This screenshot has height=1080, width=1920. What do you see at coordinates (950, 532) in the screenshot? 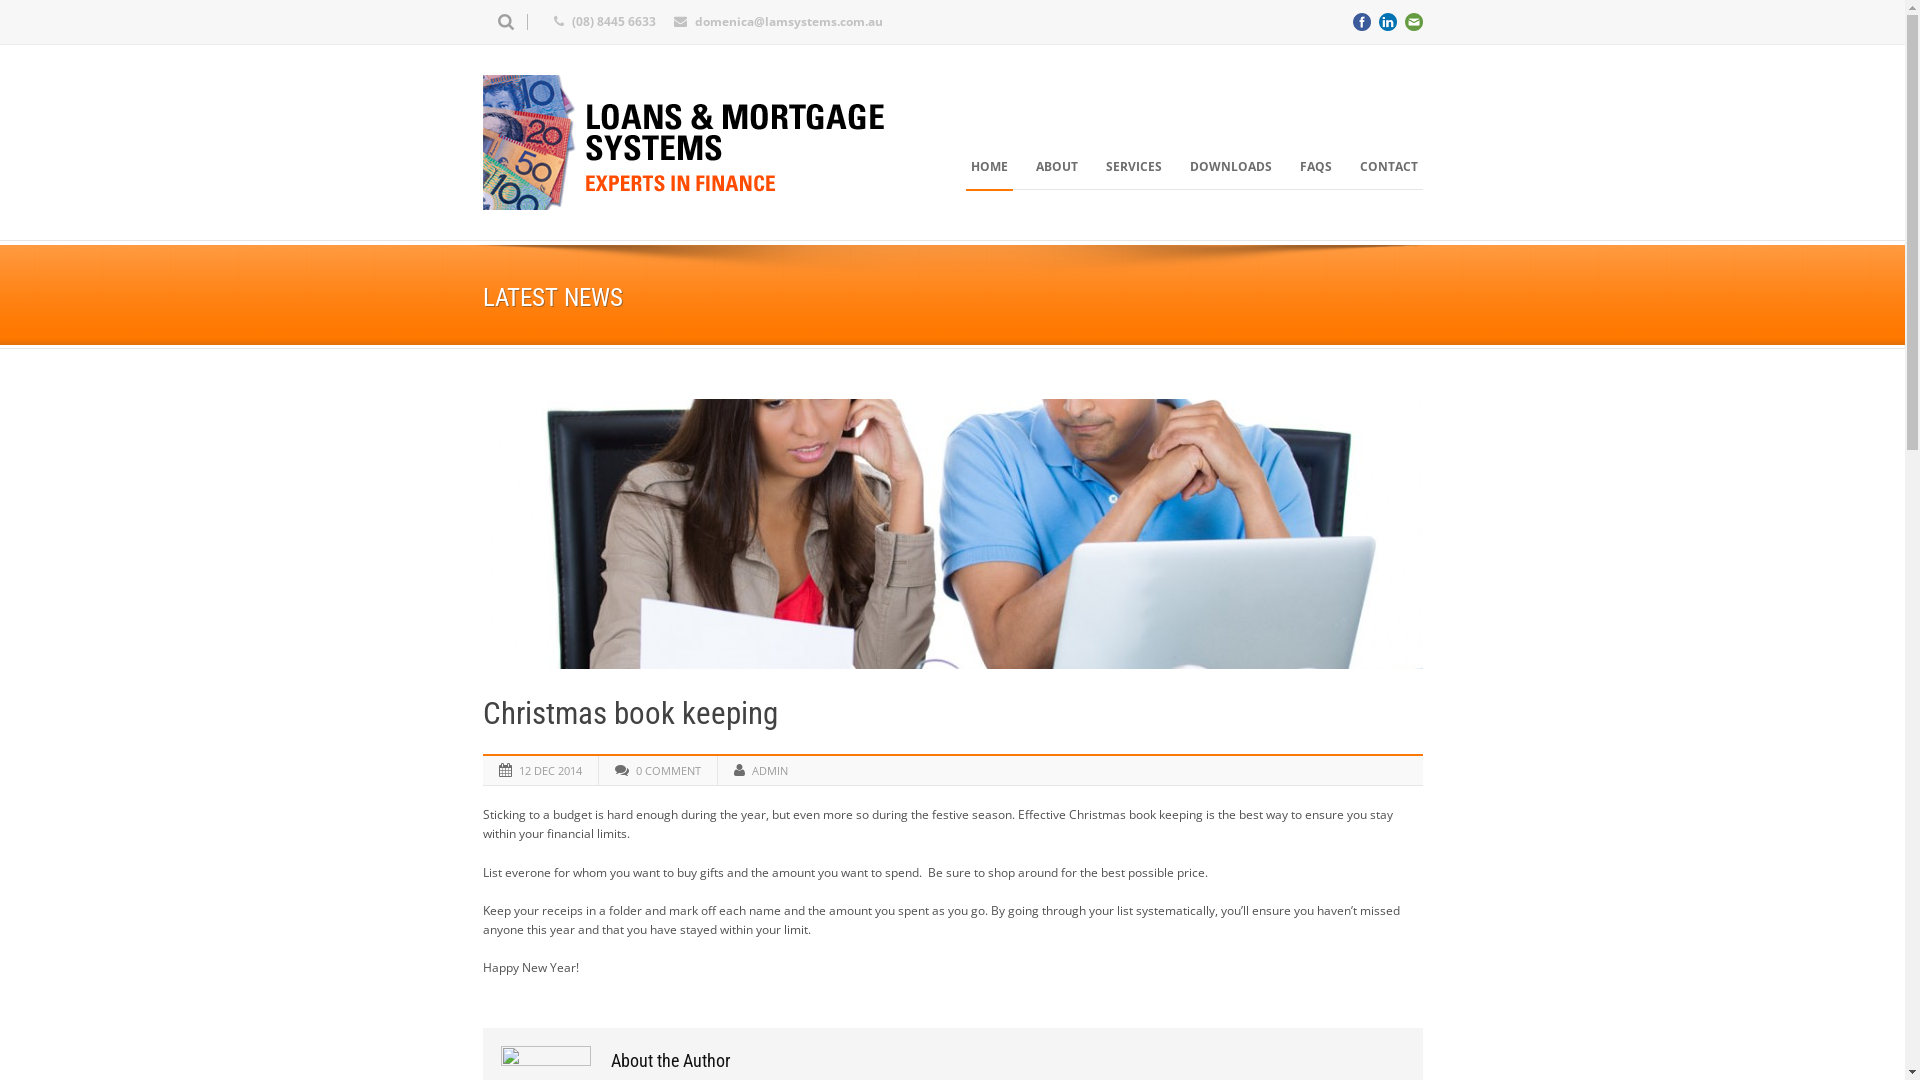
I see `'Christmas book keeping'` at bounding box center [950, 532].